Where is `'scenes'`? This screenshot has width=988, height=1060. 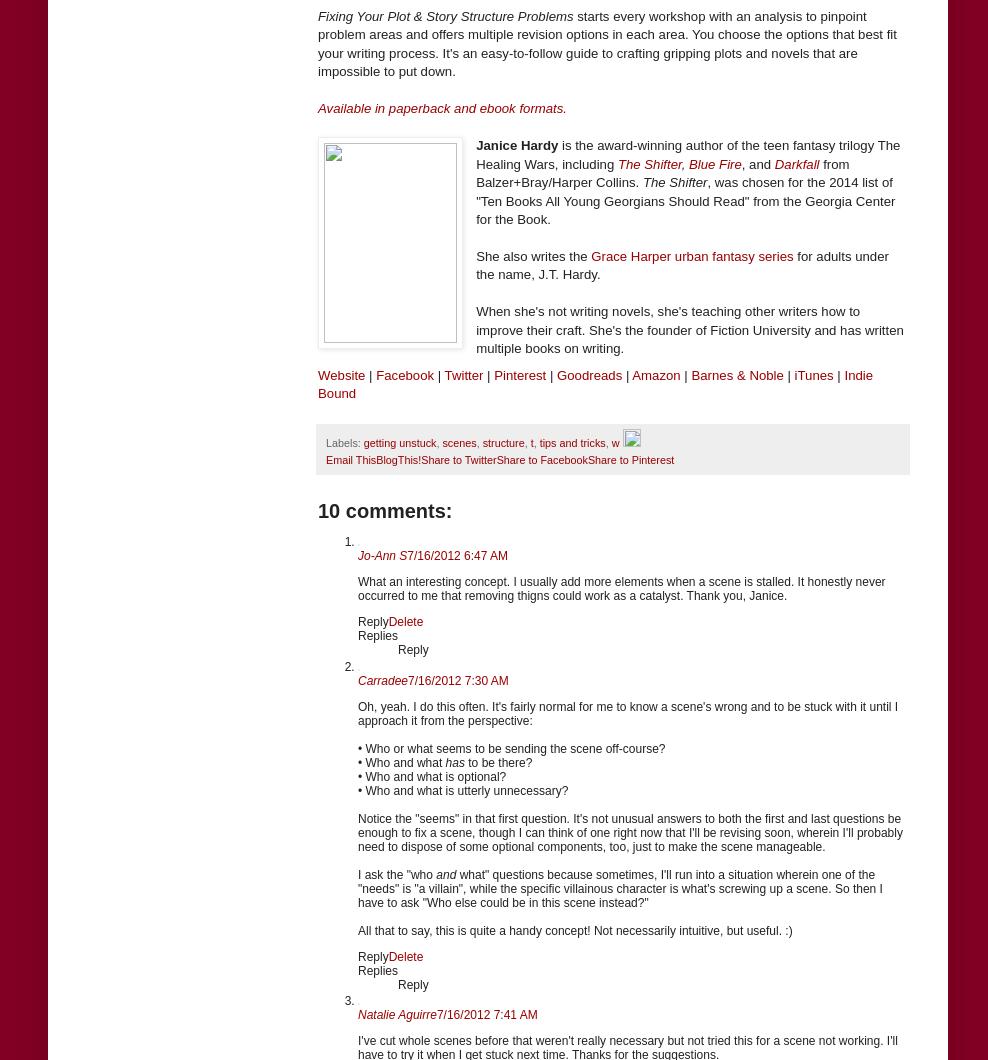 'scenes' is located at coordinates (442, 441).